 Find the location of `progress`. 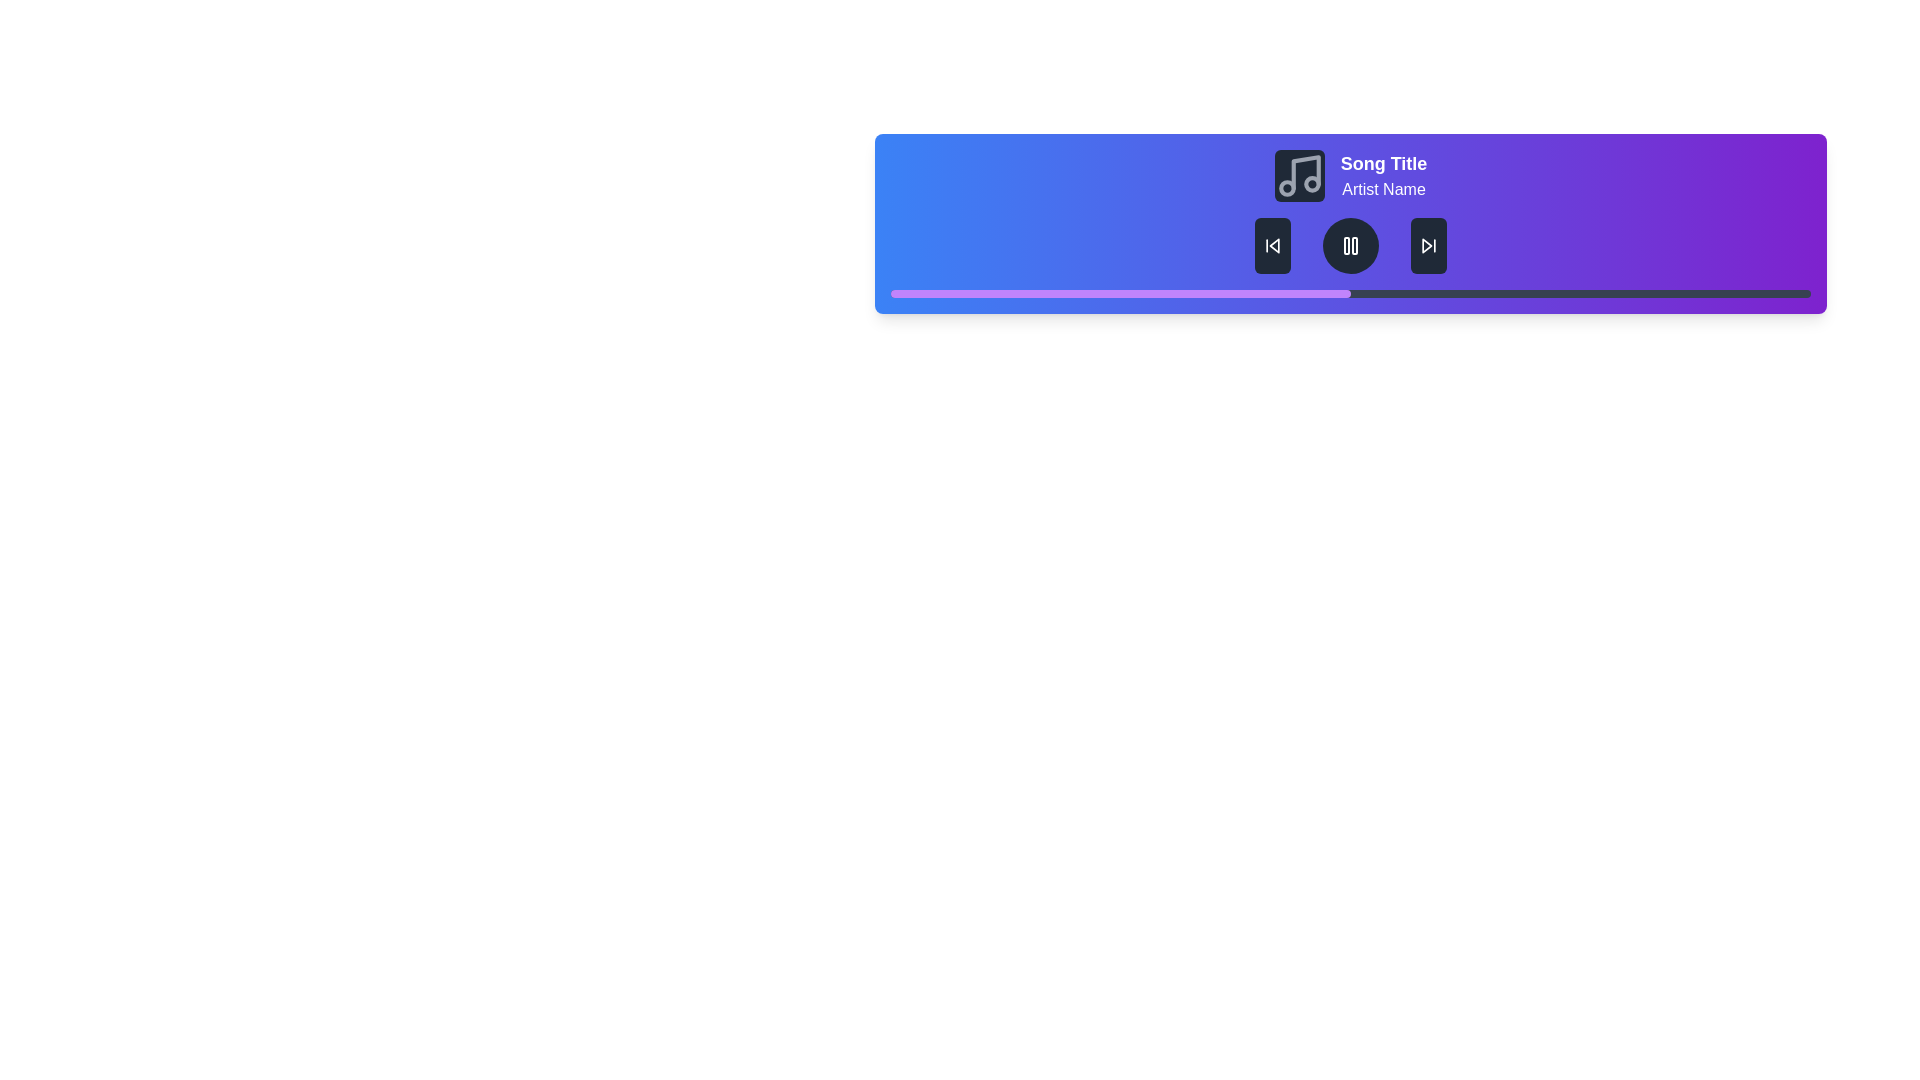

progress is located at coordinates (1617, 293).